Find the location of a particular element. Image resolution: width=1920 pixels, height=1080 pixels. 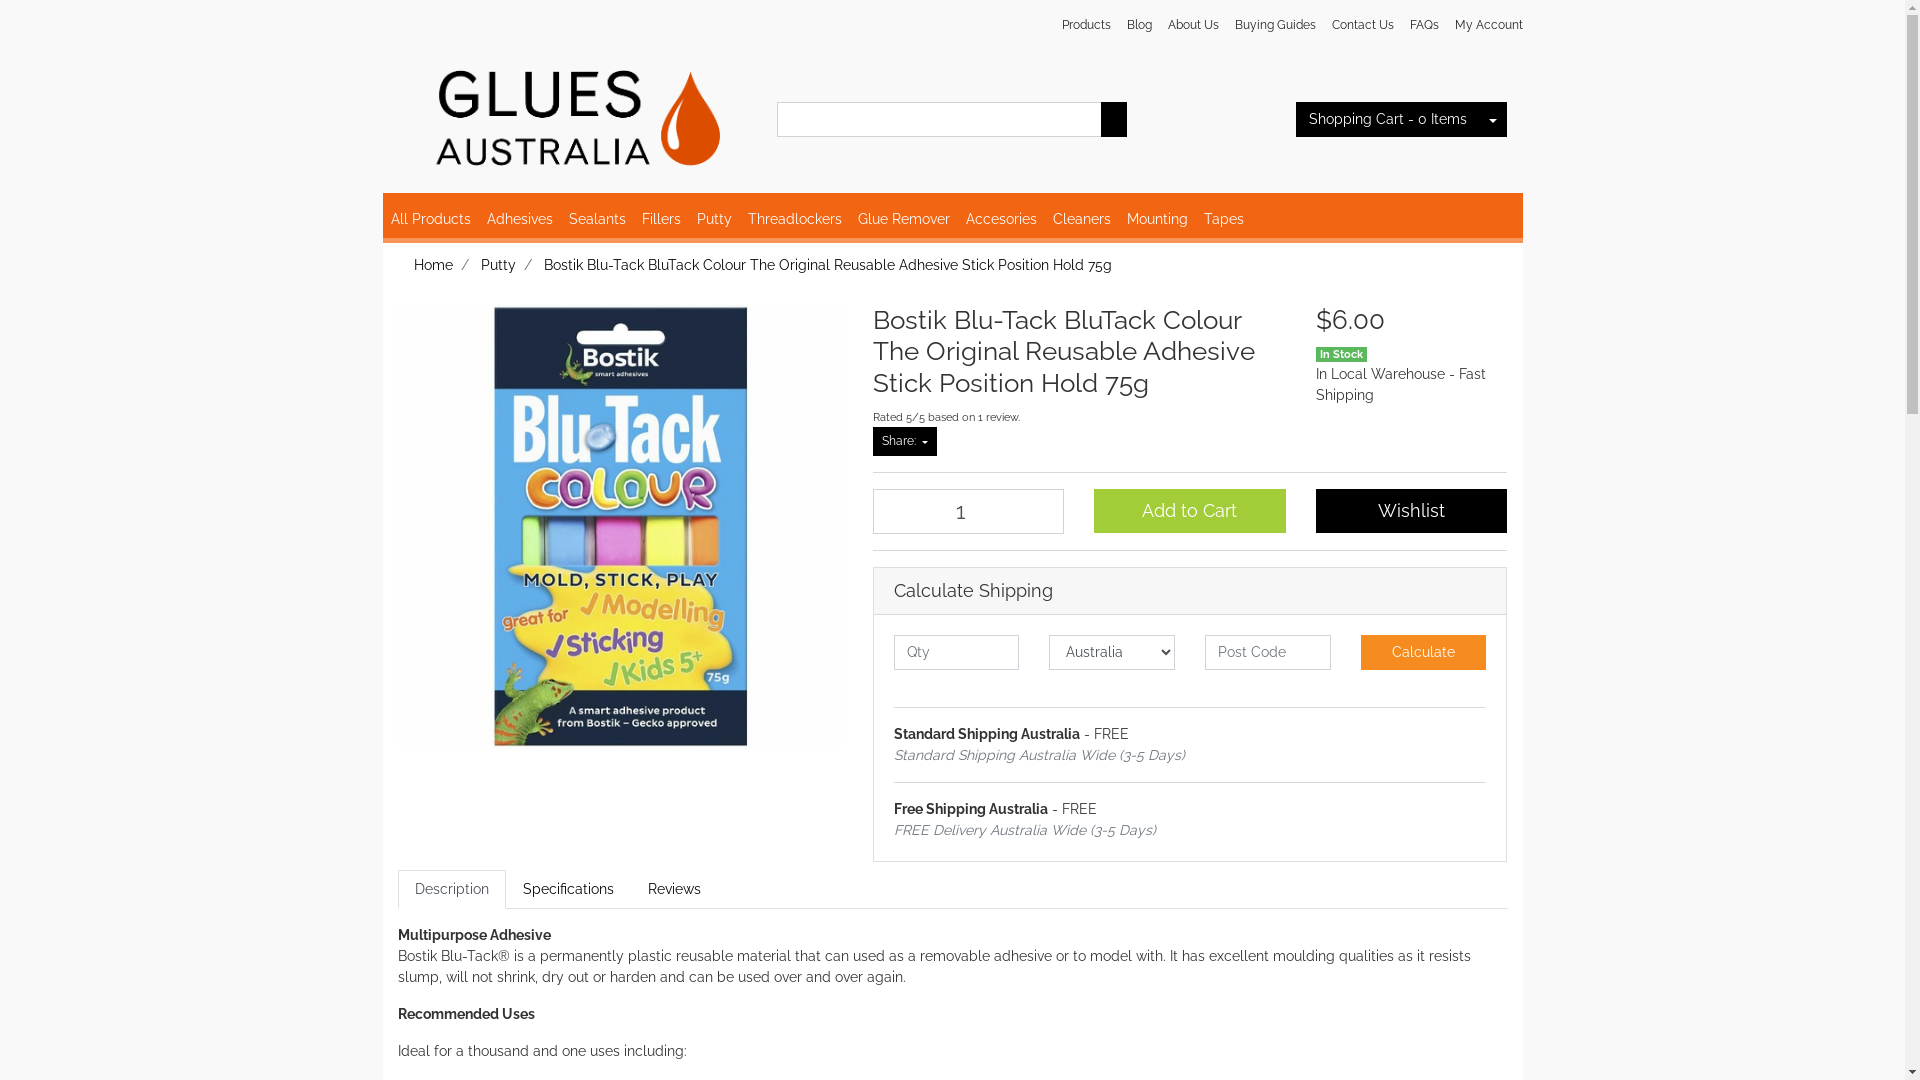

'Tapes' is located at coordinates (1223, 219).